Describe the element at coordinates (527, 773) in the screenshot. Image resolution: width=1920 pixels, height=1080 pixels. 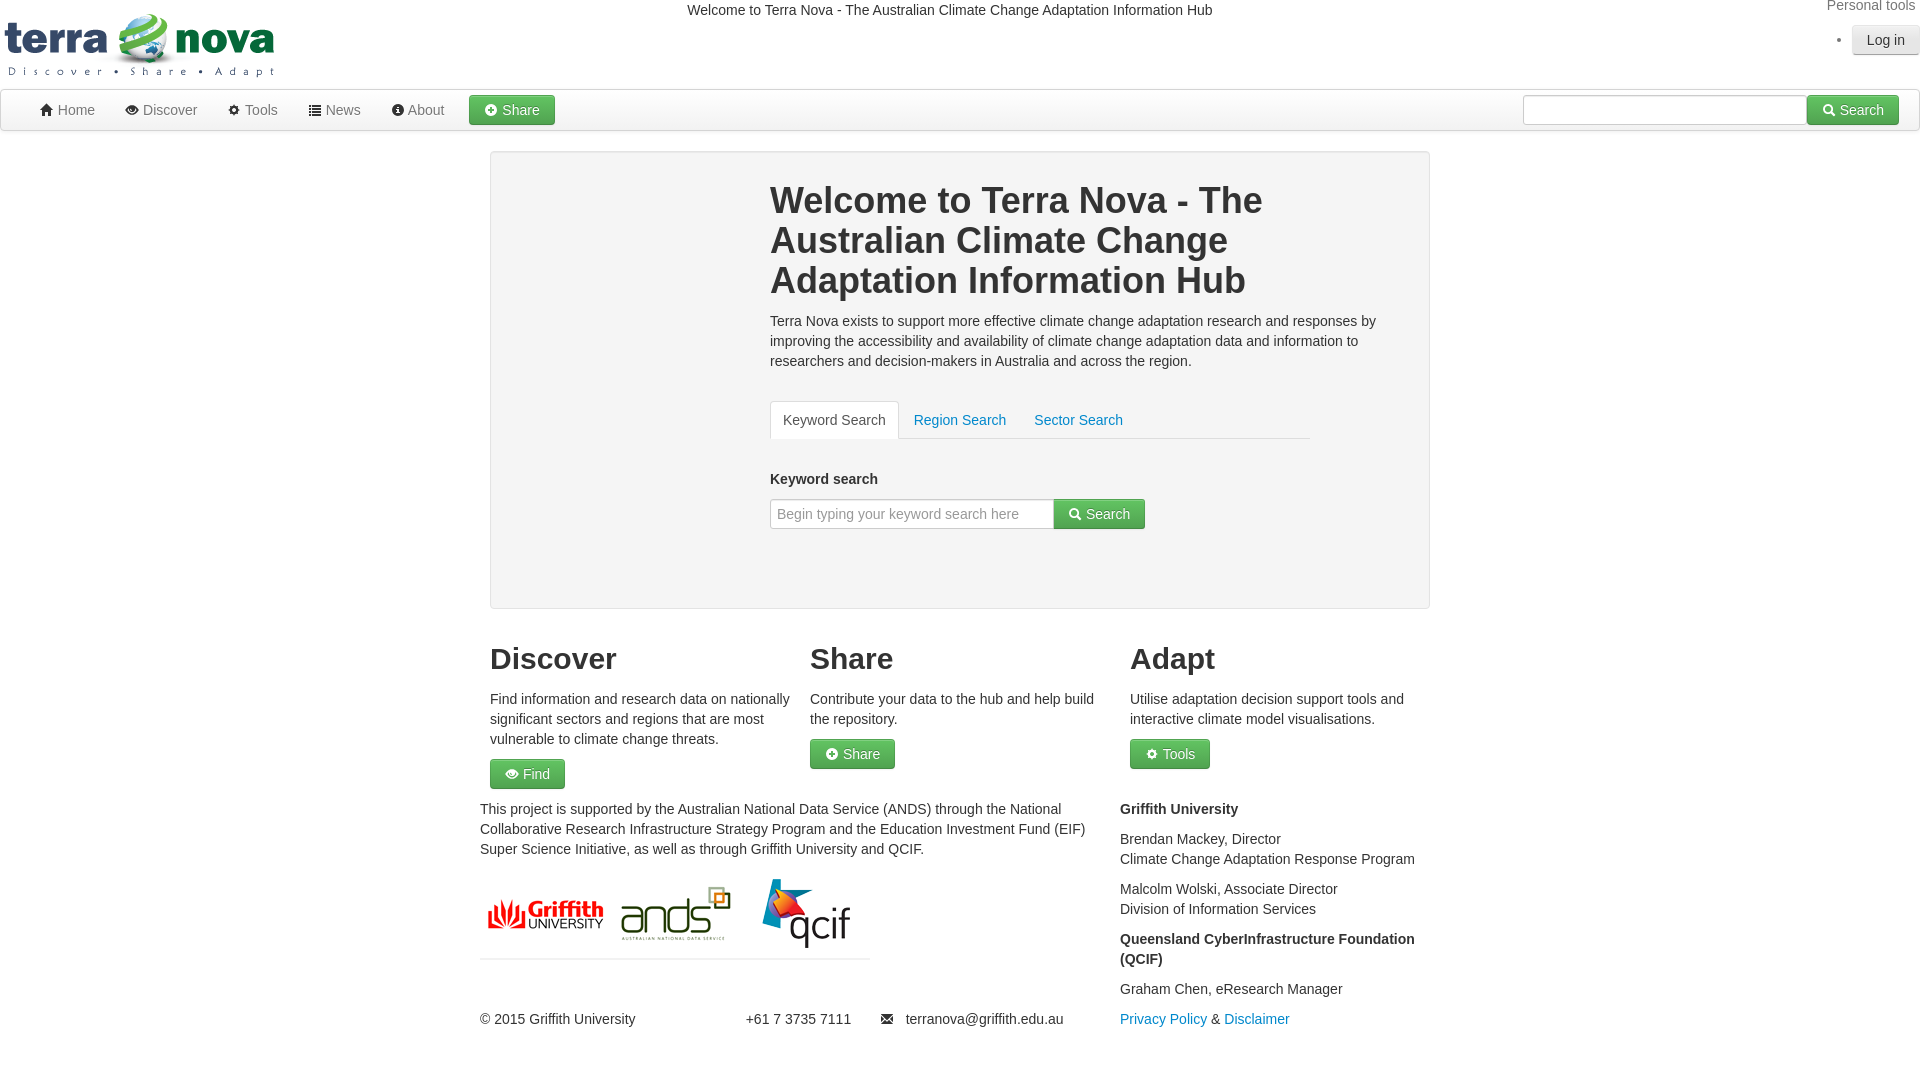
I see `'Find'` at that location.